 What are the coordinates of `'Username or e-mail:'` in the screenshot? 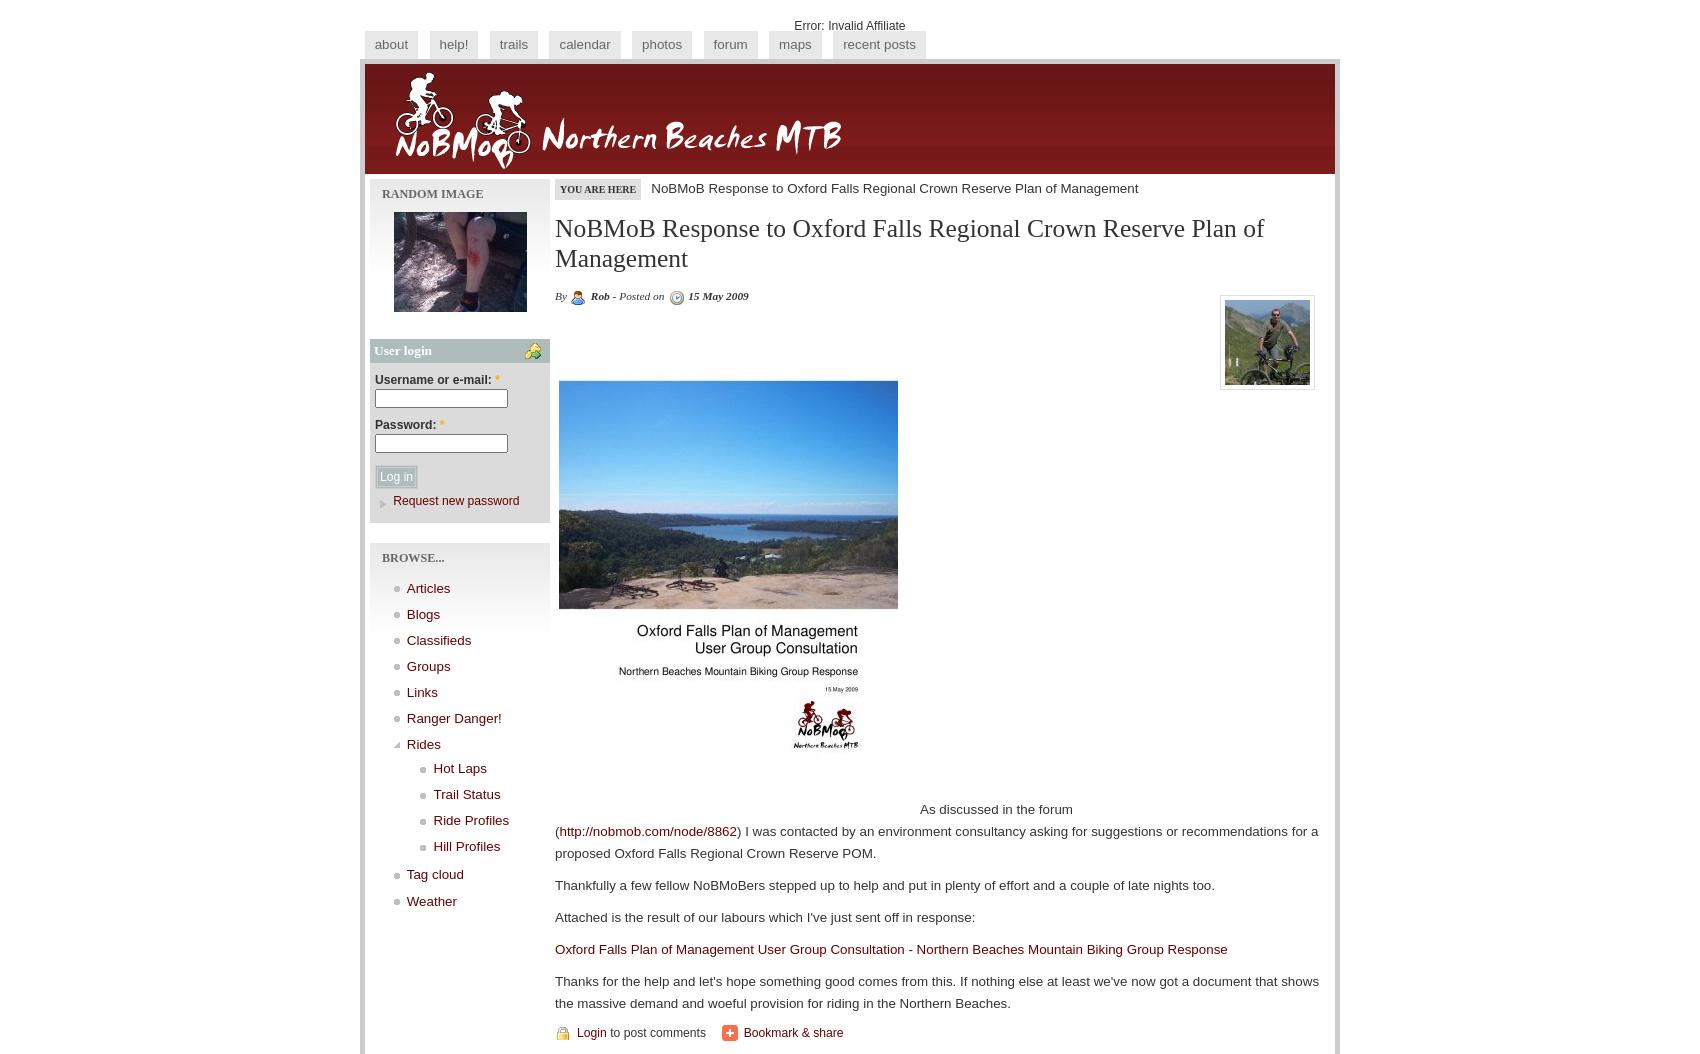 It's located at (435, 378).